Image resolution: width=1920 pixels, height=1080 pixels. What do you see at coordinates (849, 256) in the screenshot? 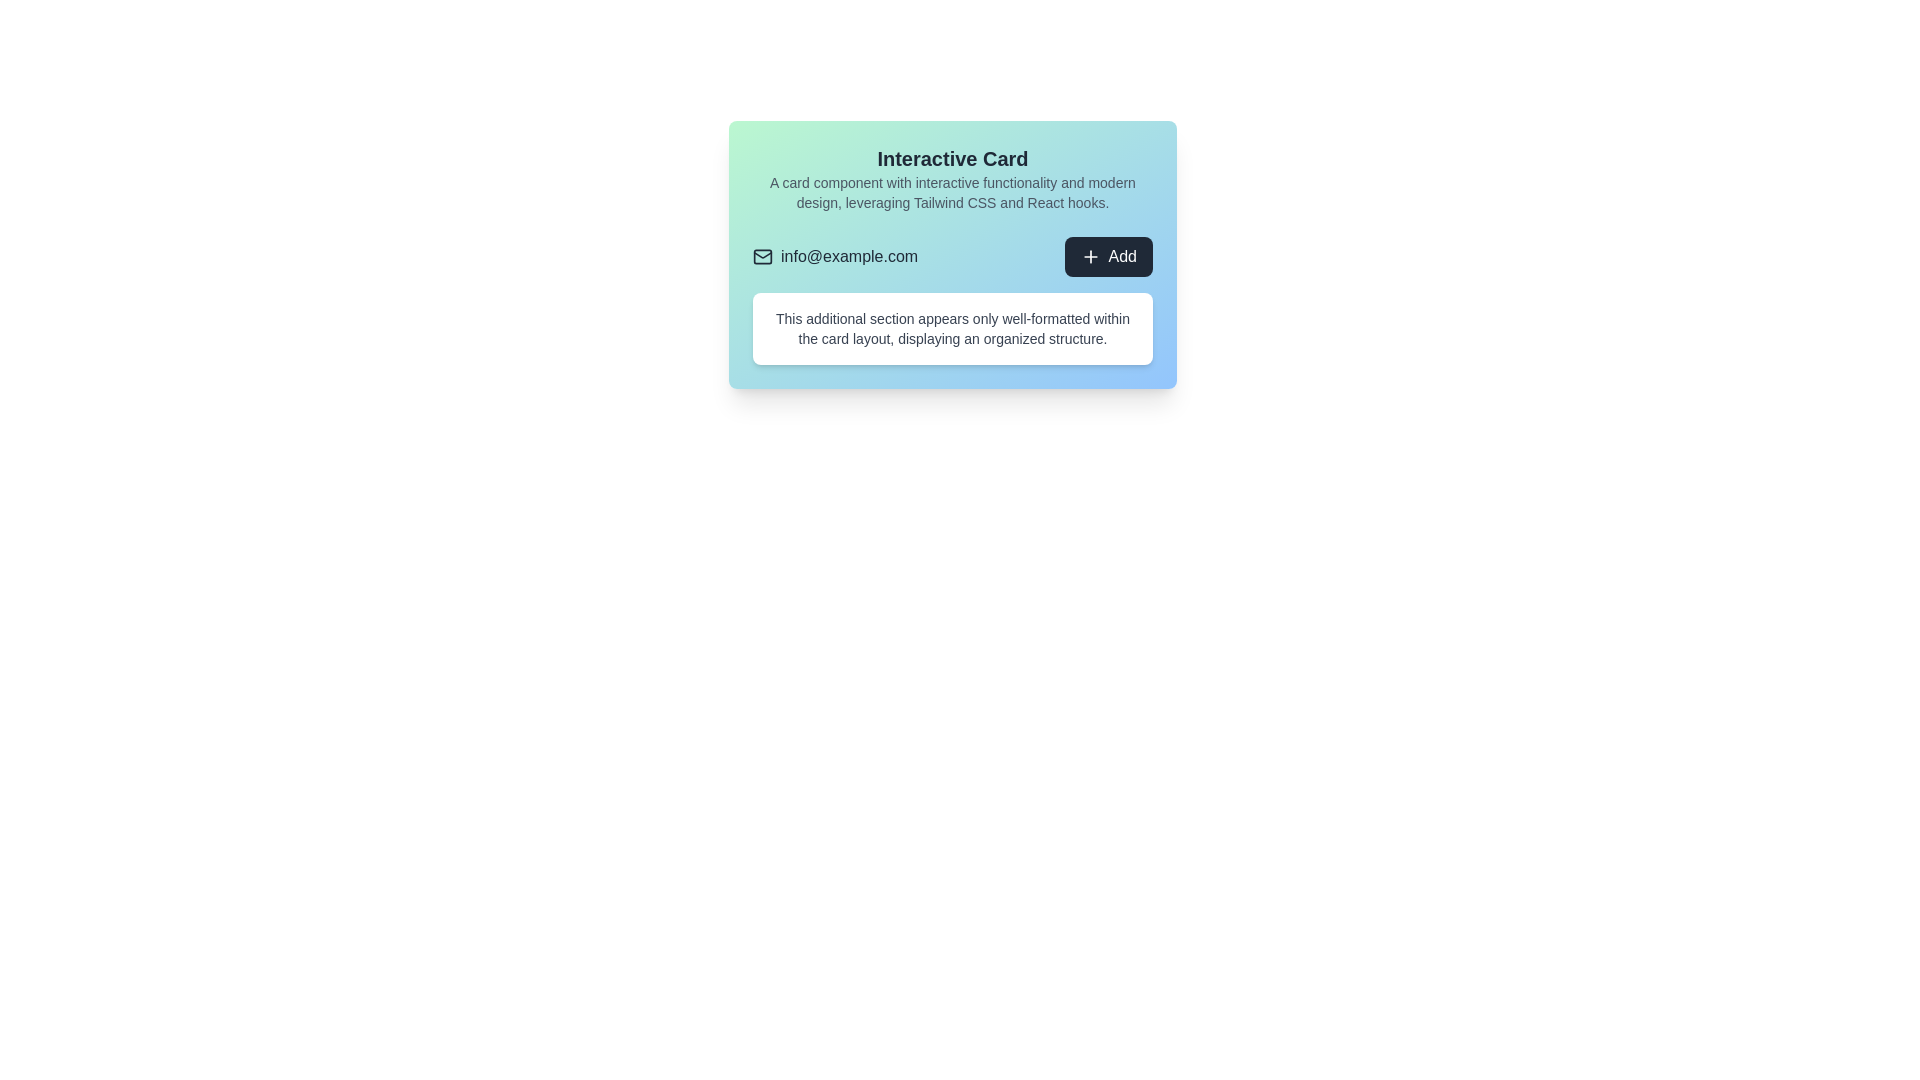
I see `the text display element that shows 'info@example.com', which is located next to an envelope icon and above the 'Add' button` at bounding box center [849, 256].